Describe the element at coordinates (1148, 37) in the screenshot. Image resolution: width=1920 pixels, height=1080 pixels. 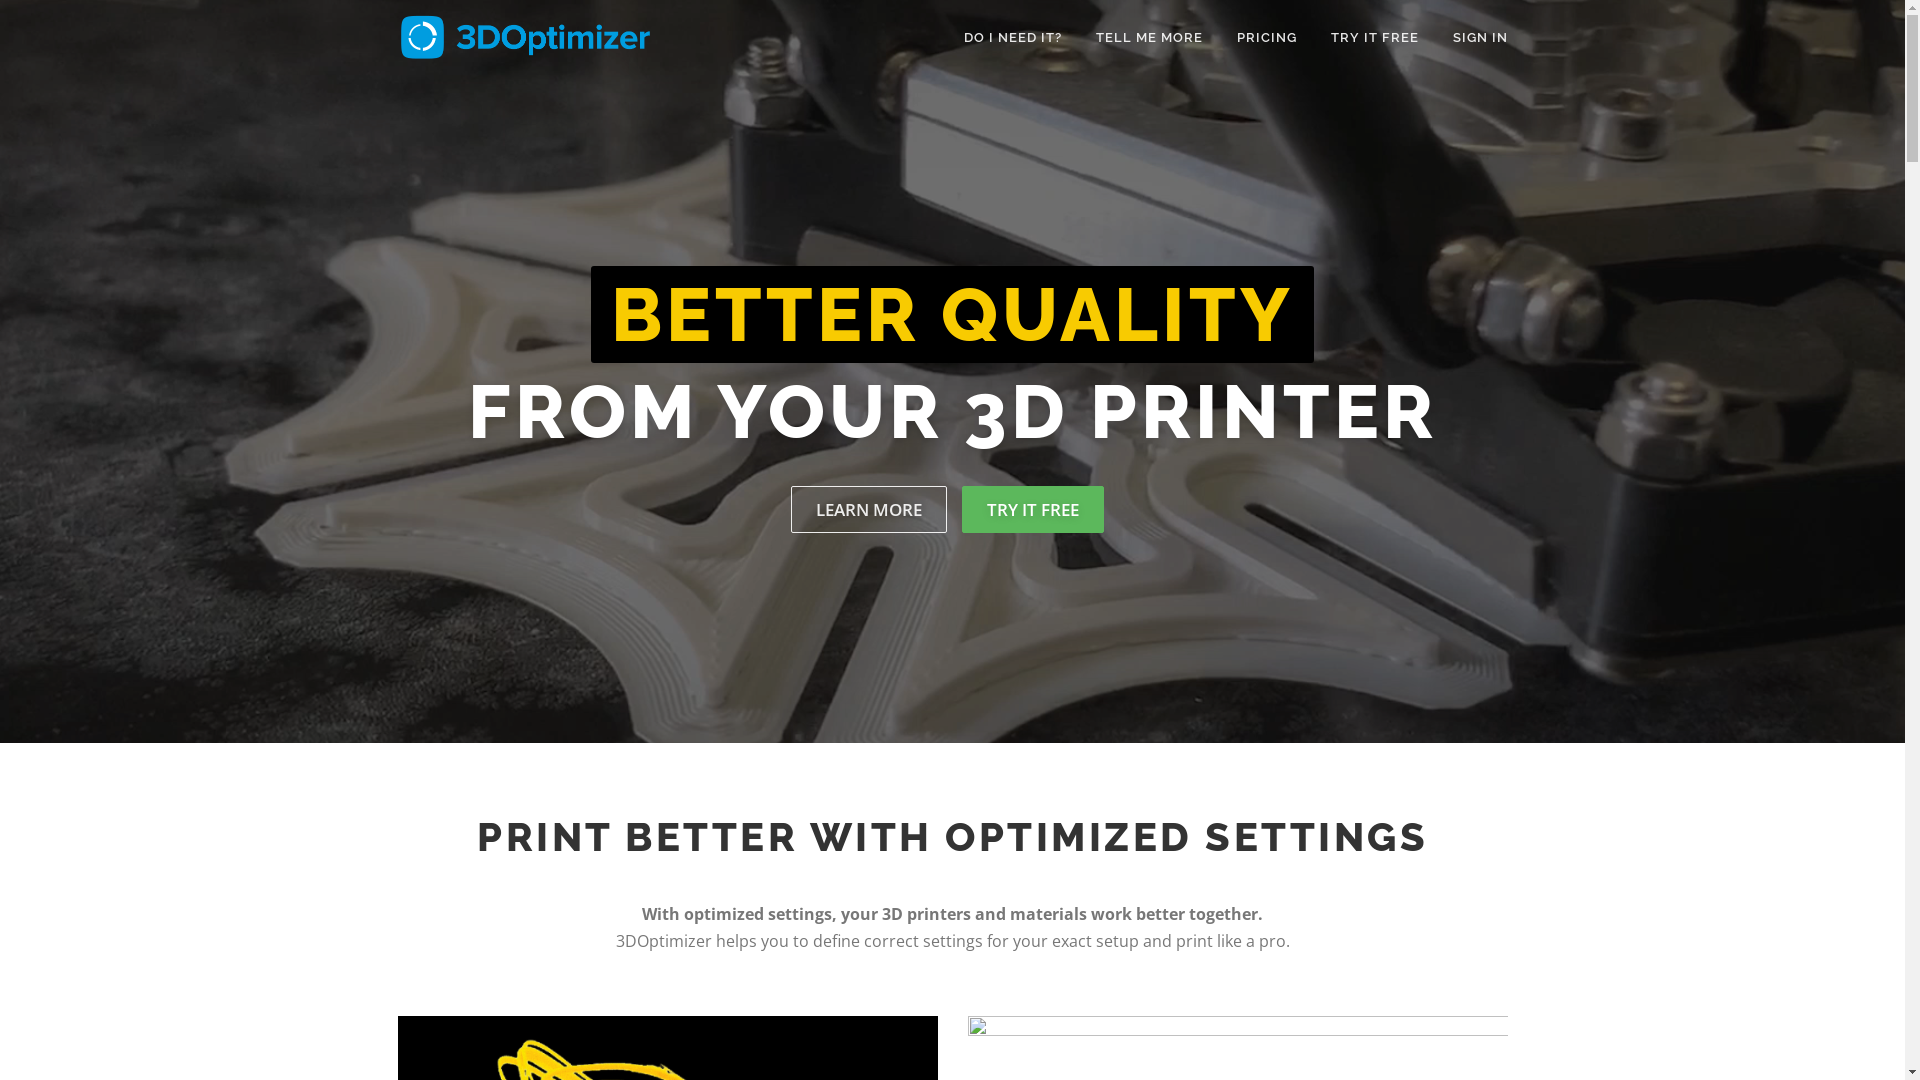
I see `'TELL ME MORE'` at that location.